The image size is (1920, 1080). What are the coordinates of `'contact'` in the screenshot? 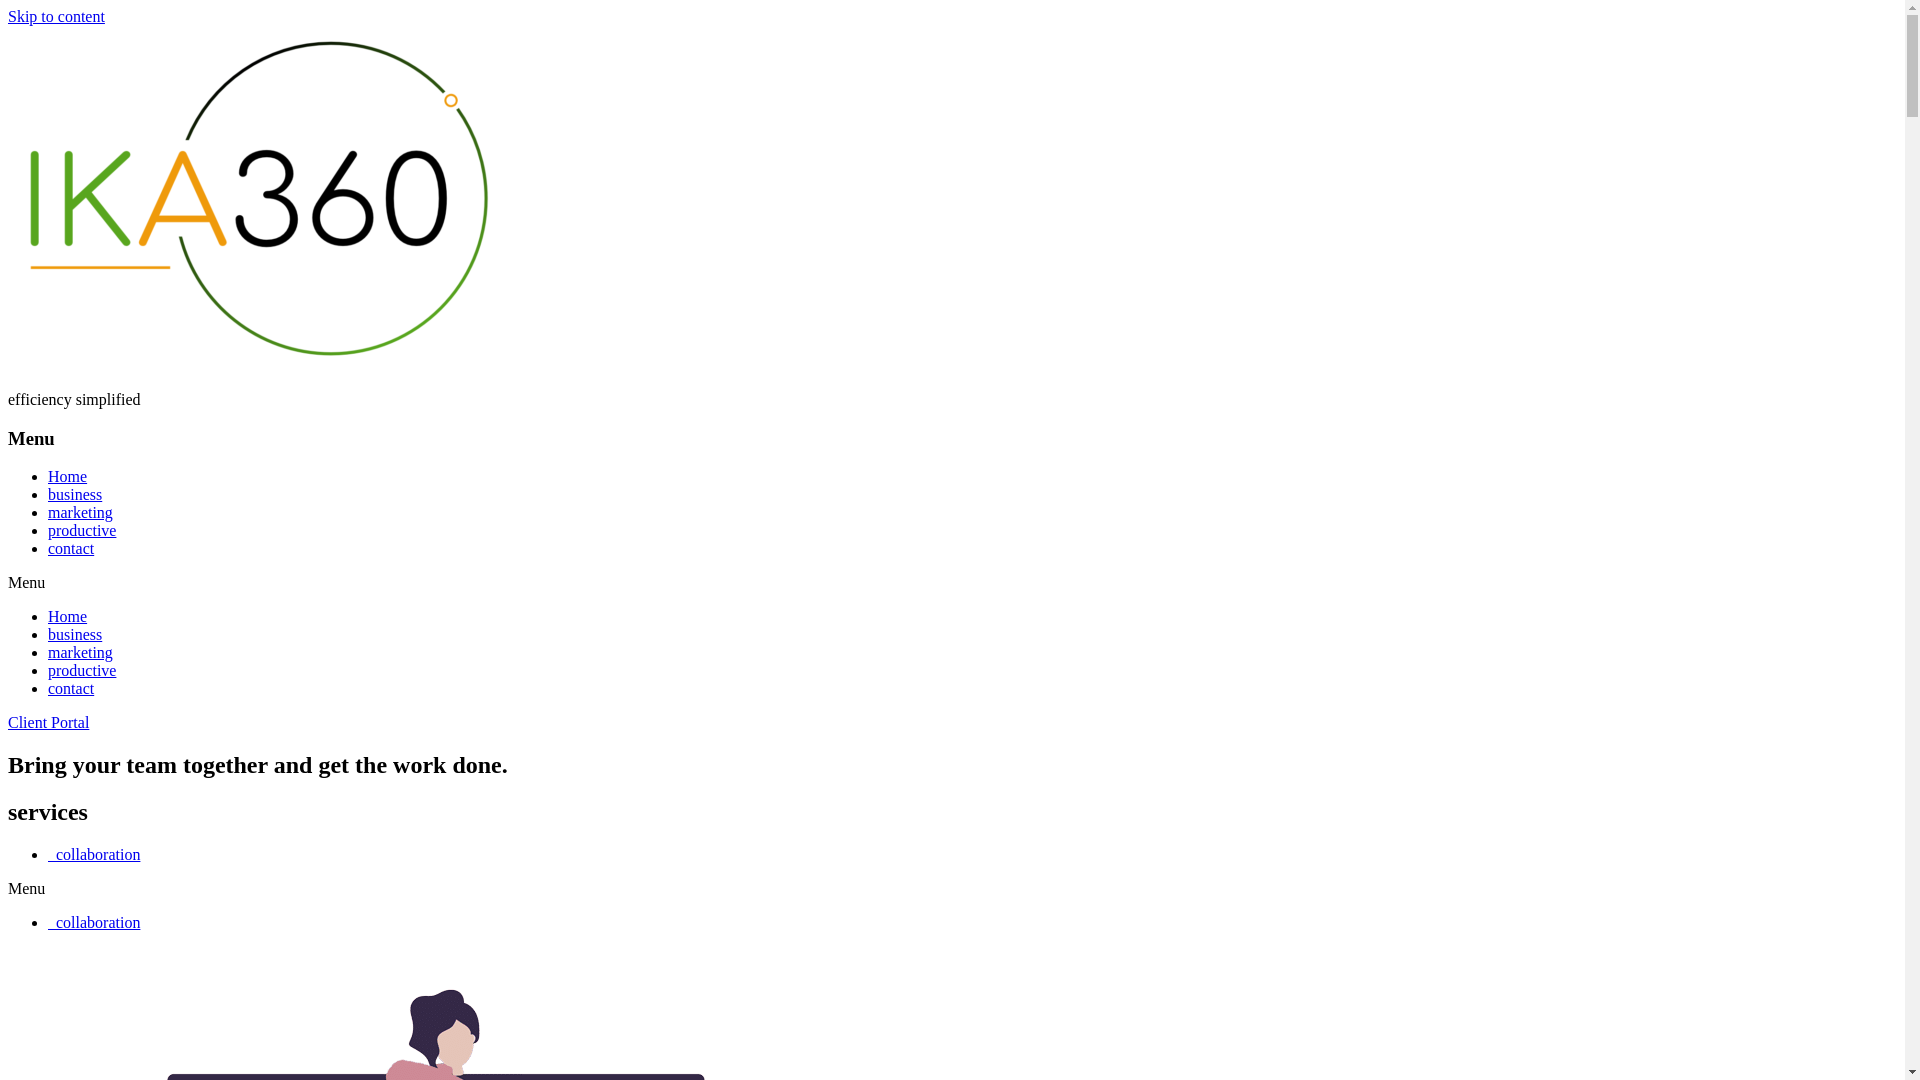 It's located at (71, 687).